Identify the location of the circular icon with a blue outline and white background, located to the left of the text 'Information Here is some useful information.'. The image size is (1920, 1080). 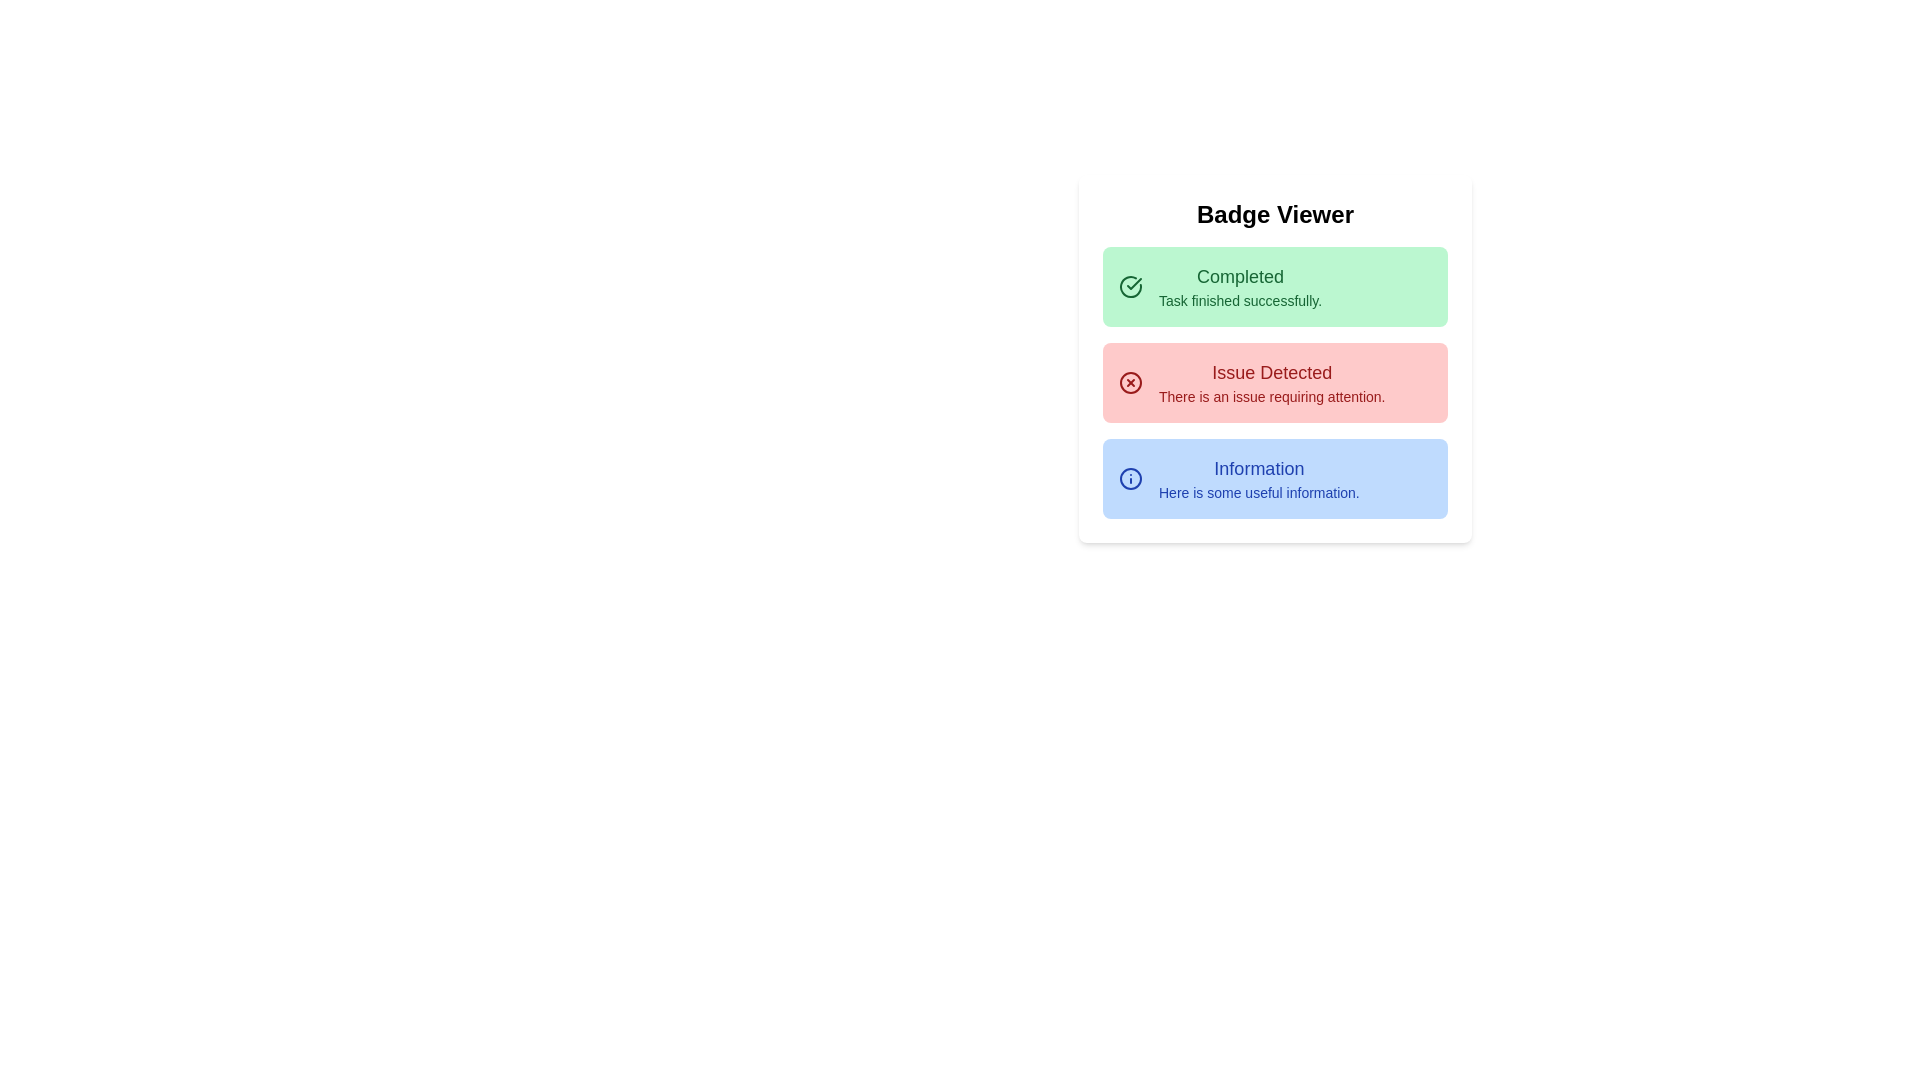
(1131, 478).